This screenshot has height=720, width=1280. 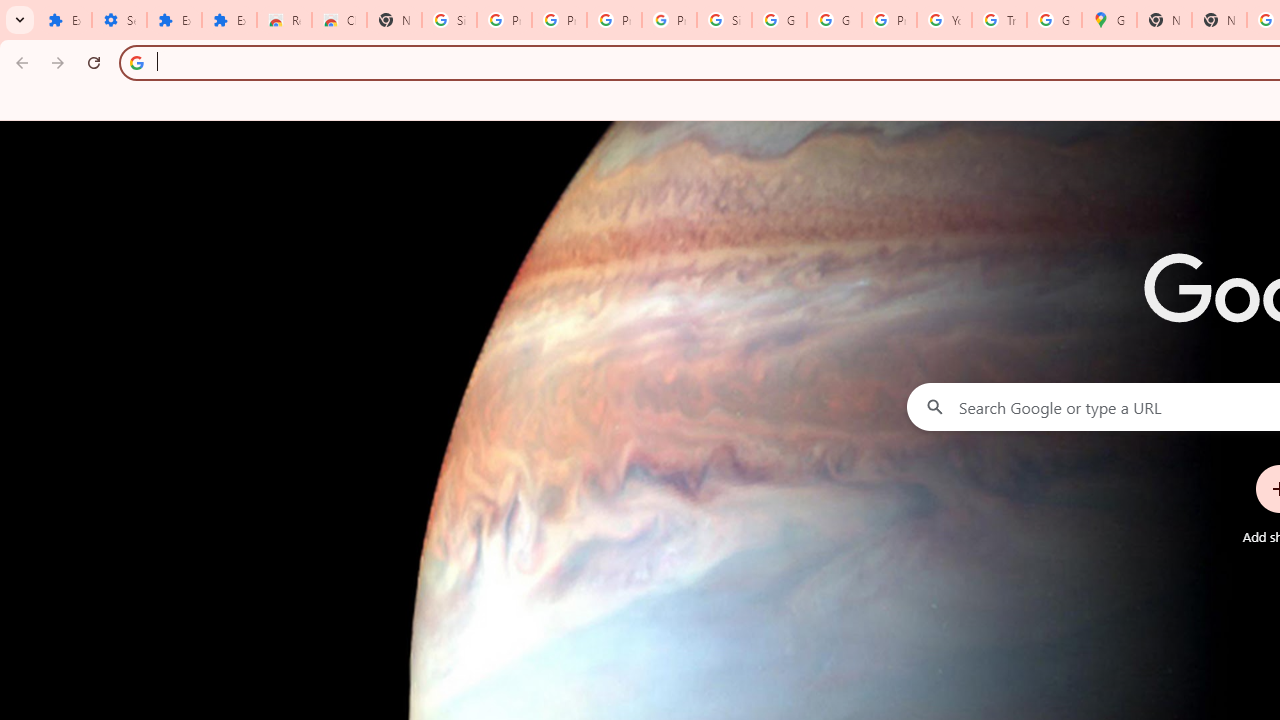 What do you see at coordinates (339, 20) in the screenshot?
I see `'Chrome Web Store - Themes'` at bounding box center [339, 20].